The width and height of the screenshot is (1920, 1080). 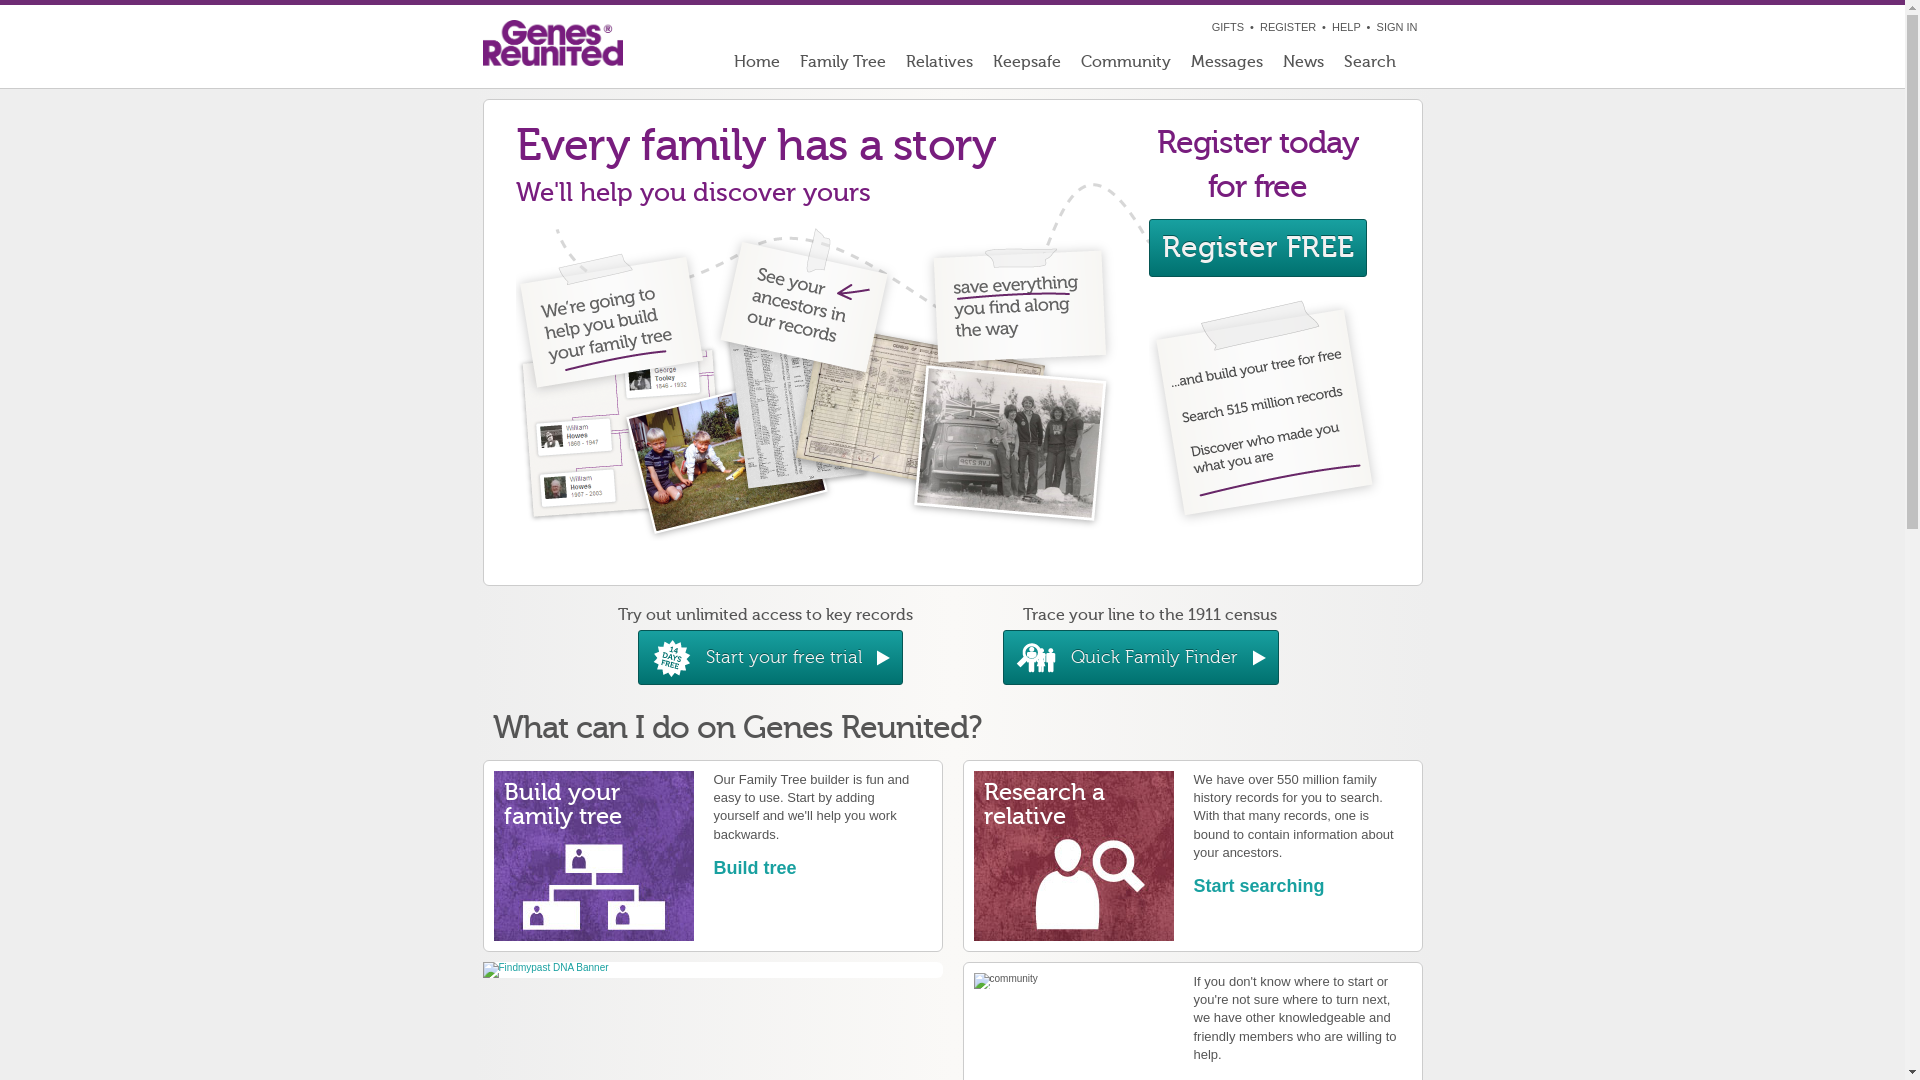 What do you see at coordinates (843, 65) in the screenshot?
I see `'Family Tree'` at bounding box center [843, 65].